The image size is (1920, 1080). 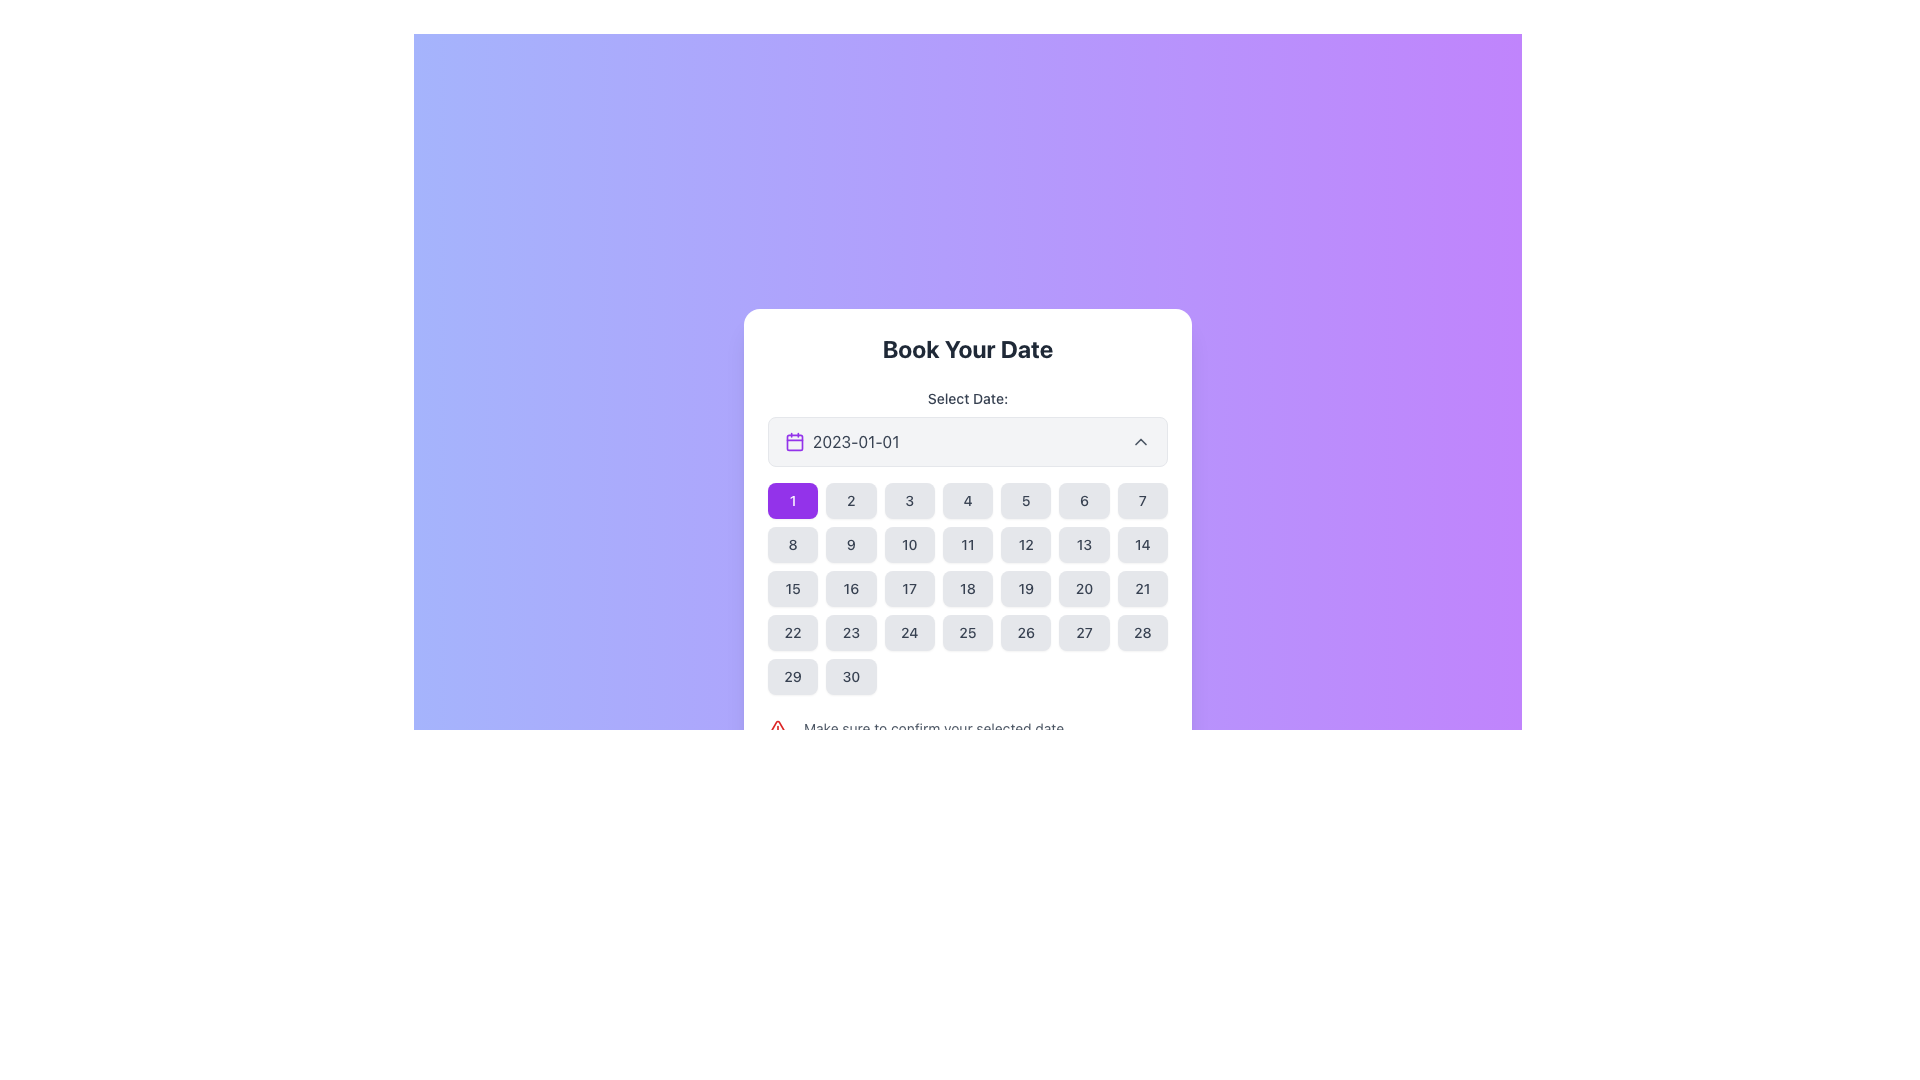 I want to click on the button labeled '20' which is a rounded rectangular button with a light gray background and dark gray text, so click(x=1083, y=588).